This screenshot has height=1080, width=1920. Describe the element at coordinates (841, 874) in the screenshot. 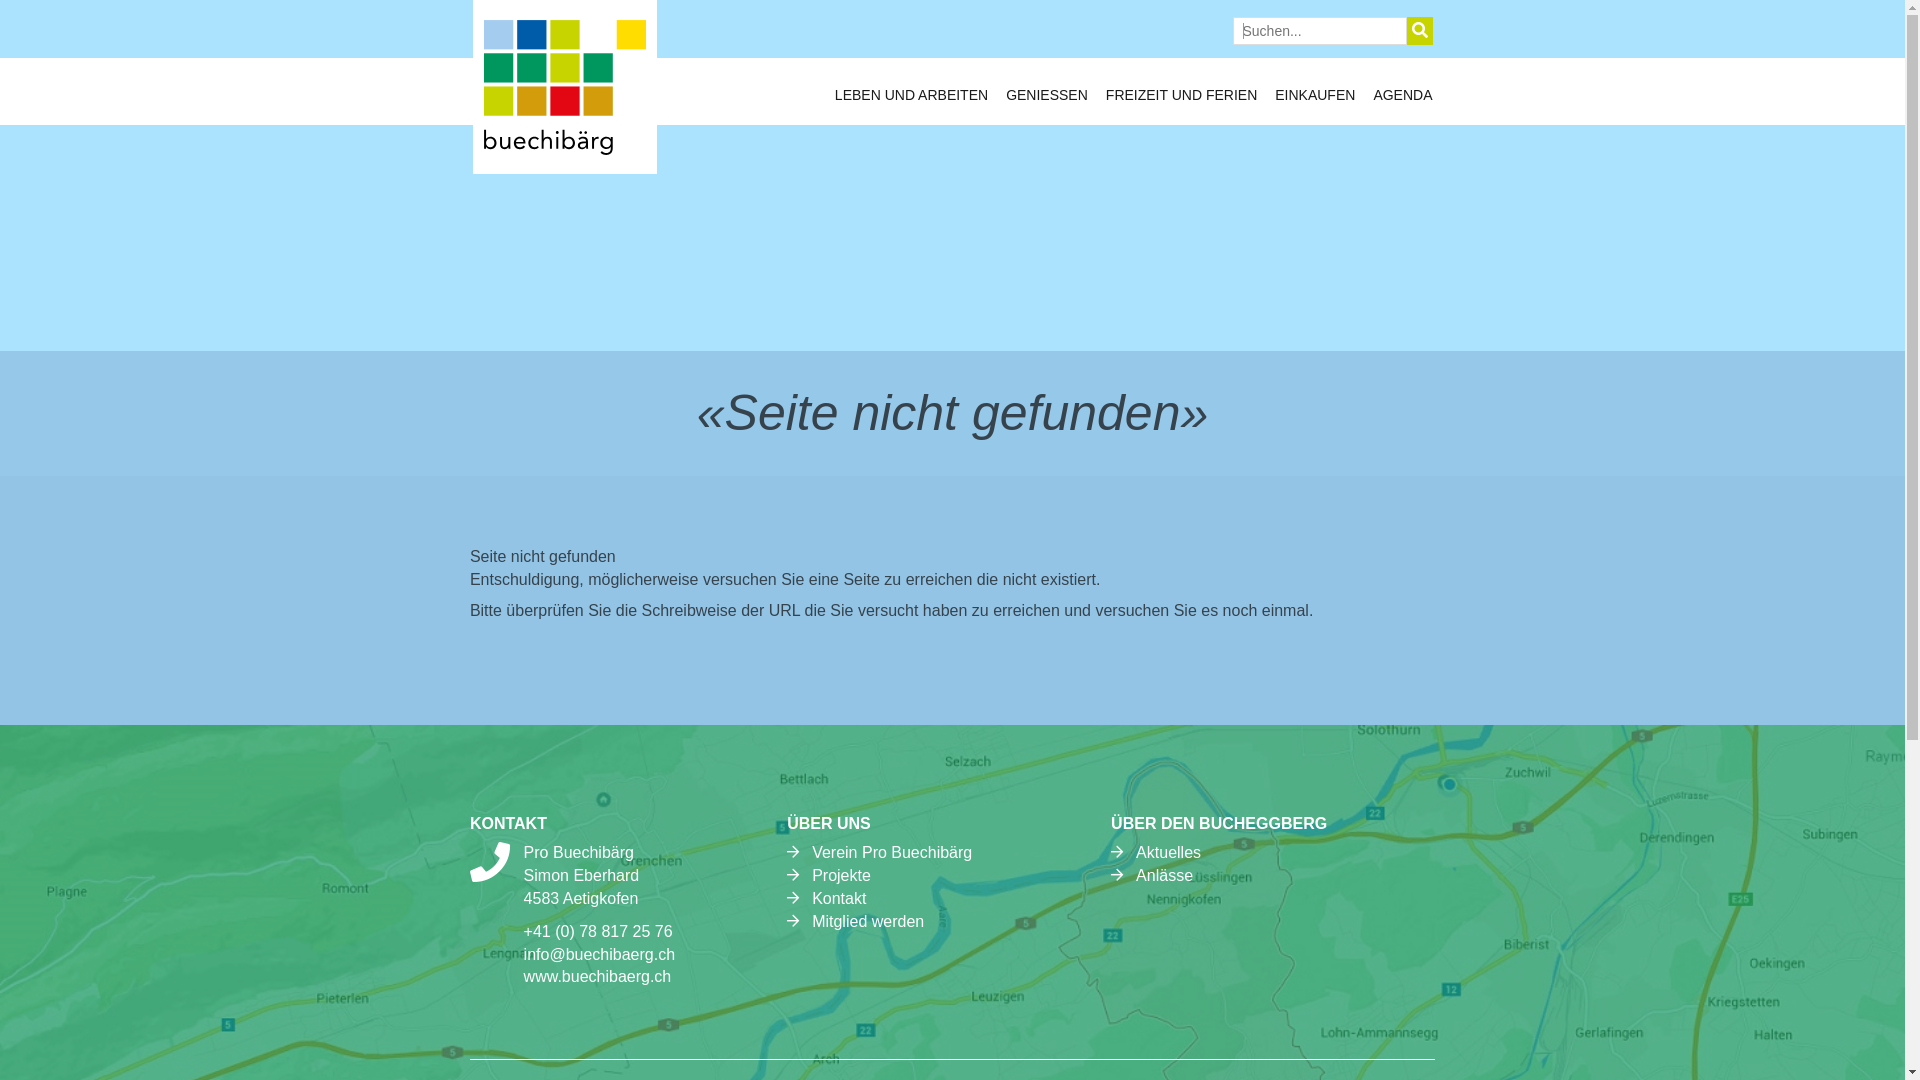

I see `'Projekte'` at that location.